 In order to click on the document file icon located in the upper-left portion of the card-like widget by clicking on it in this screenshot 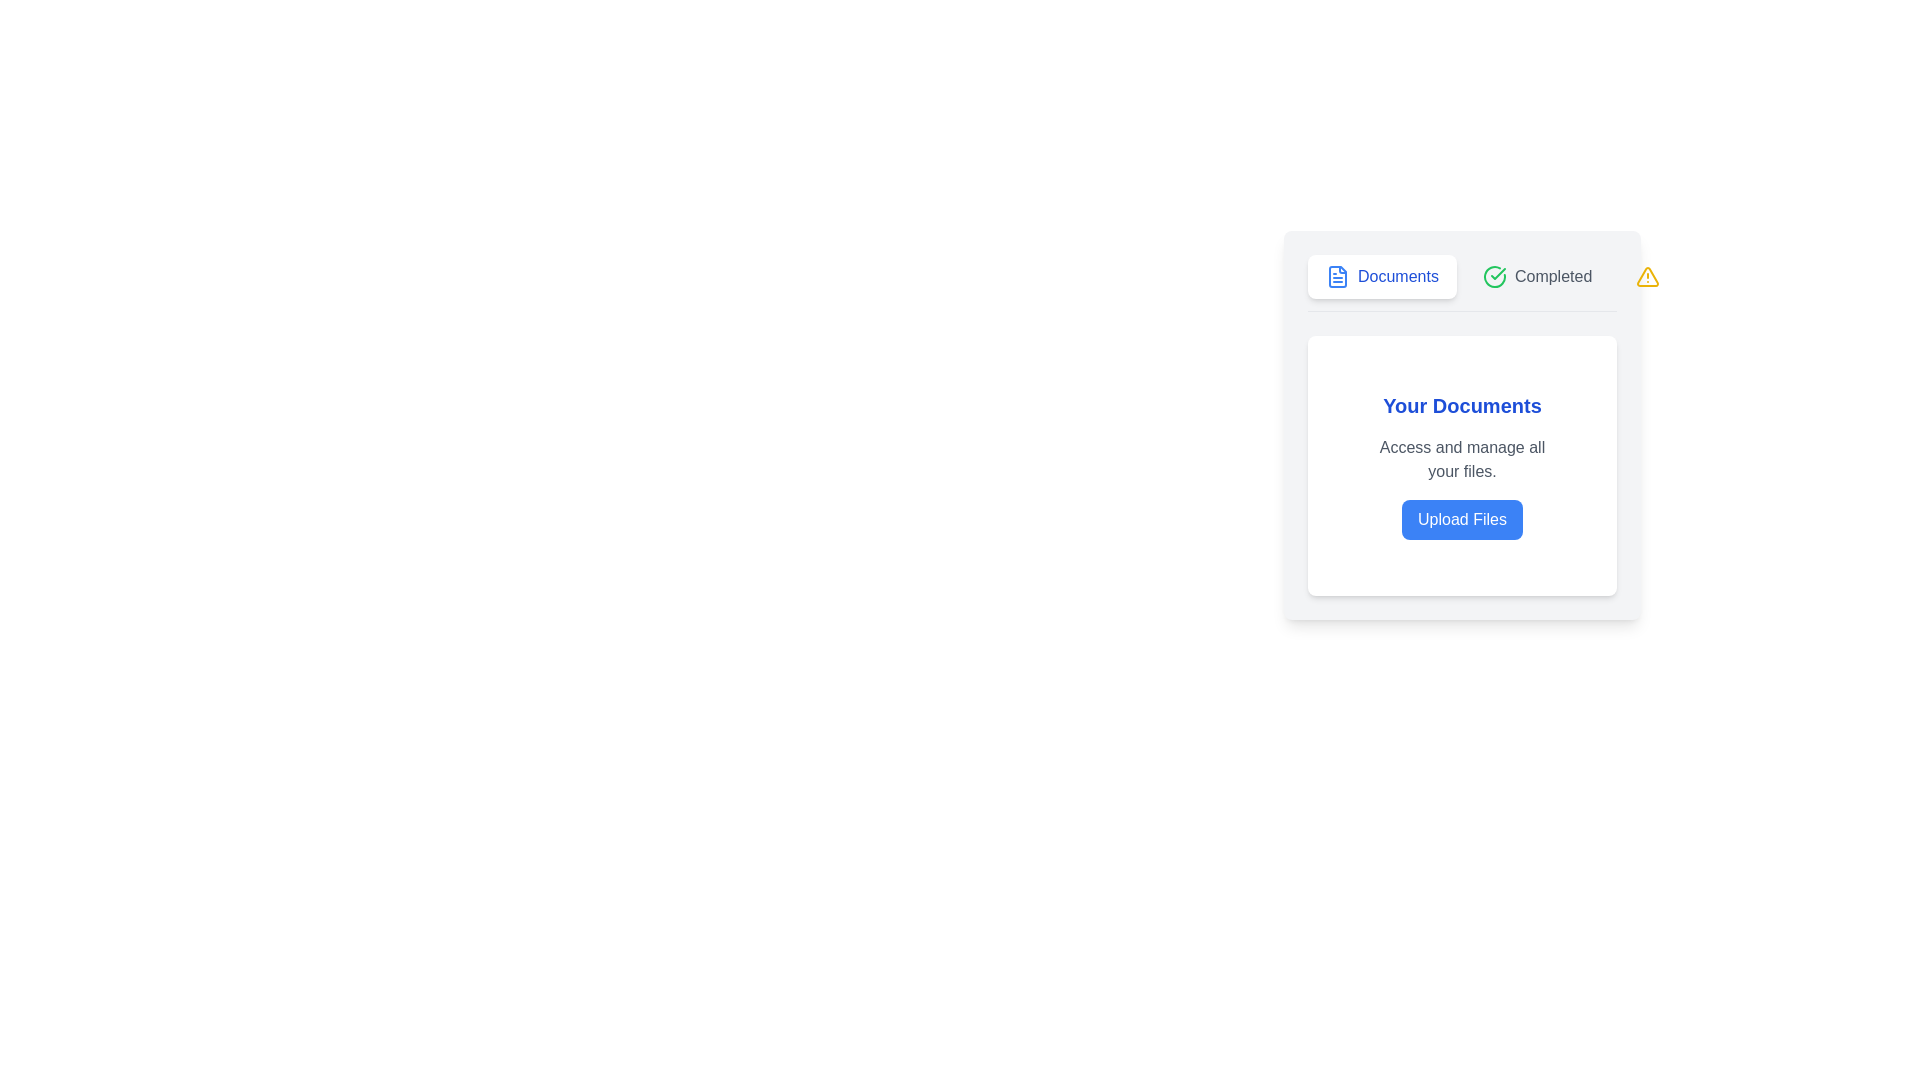, I will do `click(1338, 277)`.